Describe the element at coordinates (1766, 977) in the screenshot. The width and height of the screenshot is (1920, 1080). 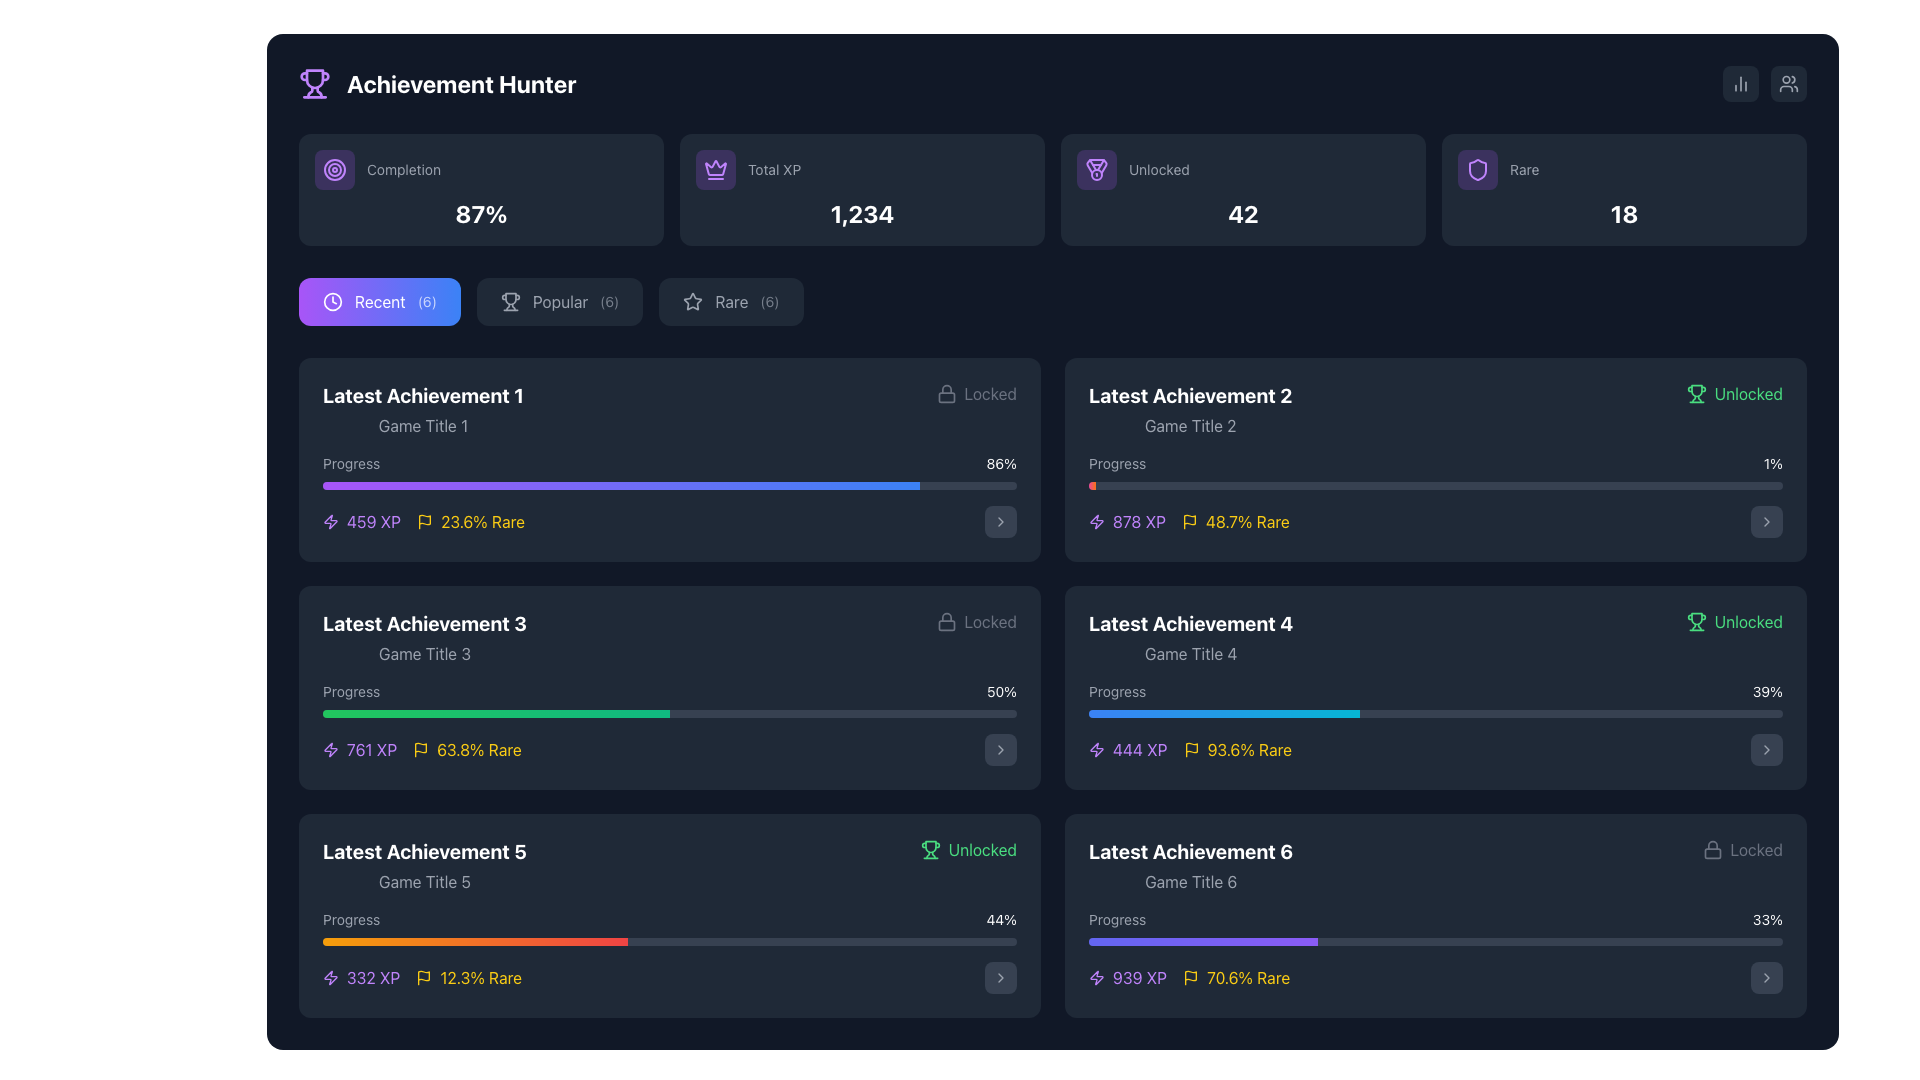
I see `the right-pointing chevron arrow icon button located at the bottom-right corner of the 'Latest Achievement 6' panel` at that location.